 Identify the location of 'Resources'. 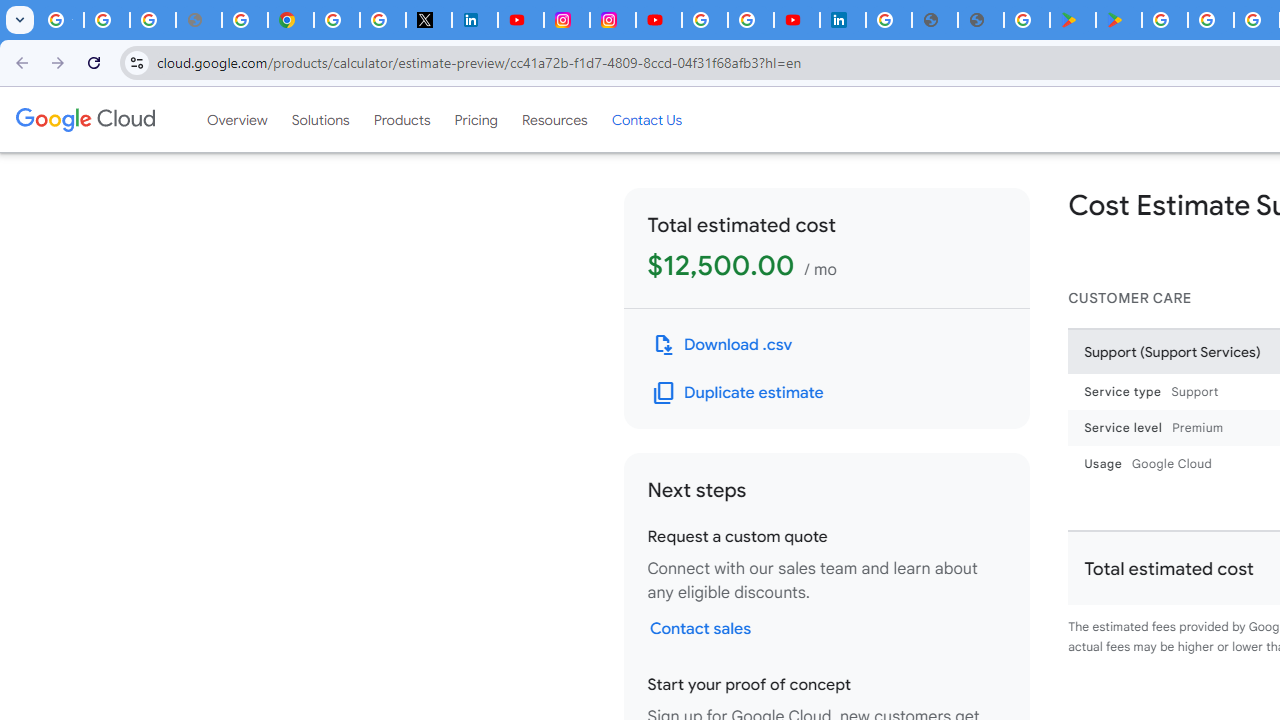
(554, 119).